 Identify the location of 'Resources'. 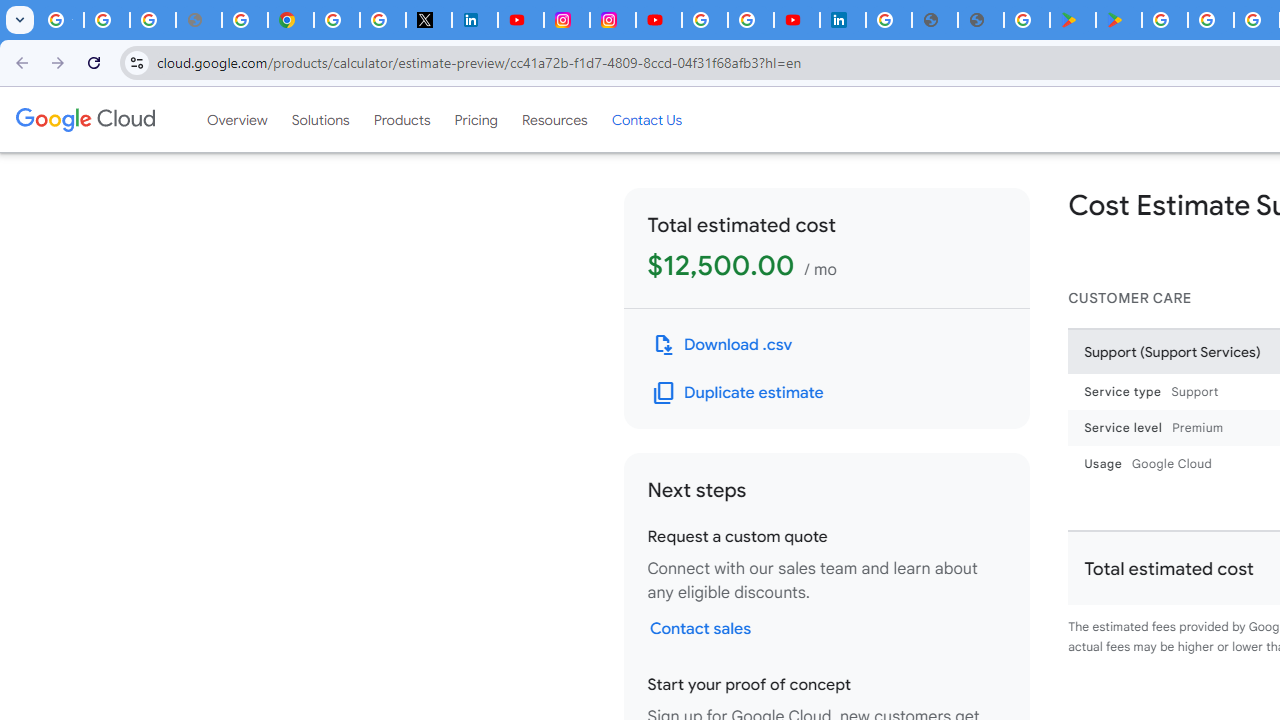
(554, 119).